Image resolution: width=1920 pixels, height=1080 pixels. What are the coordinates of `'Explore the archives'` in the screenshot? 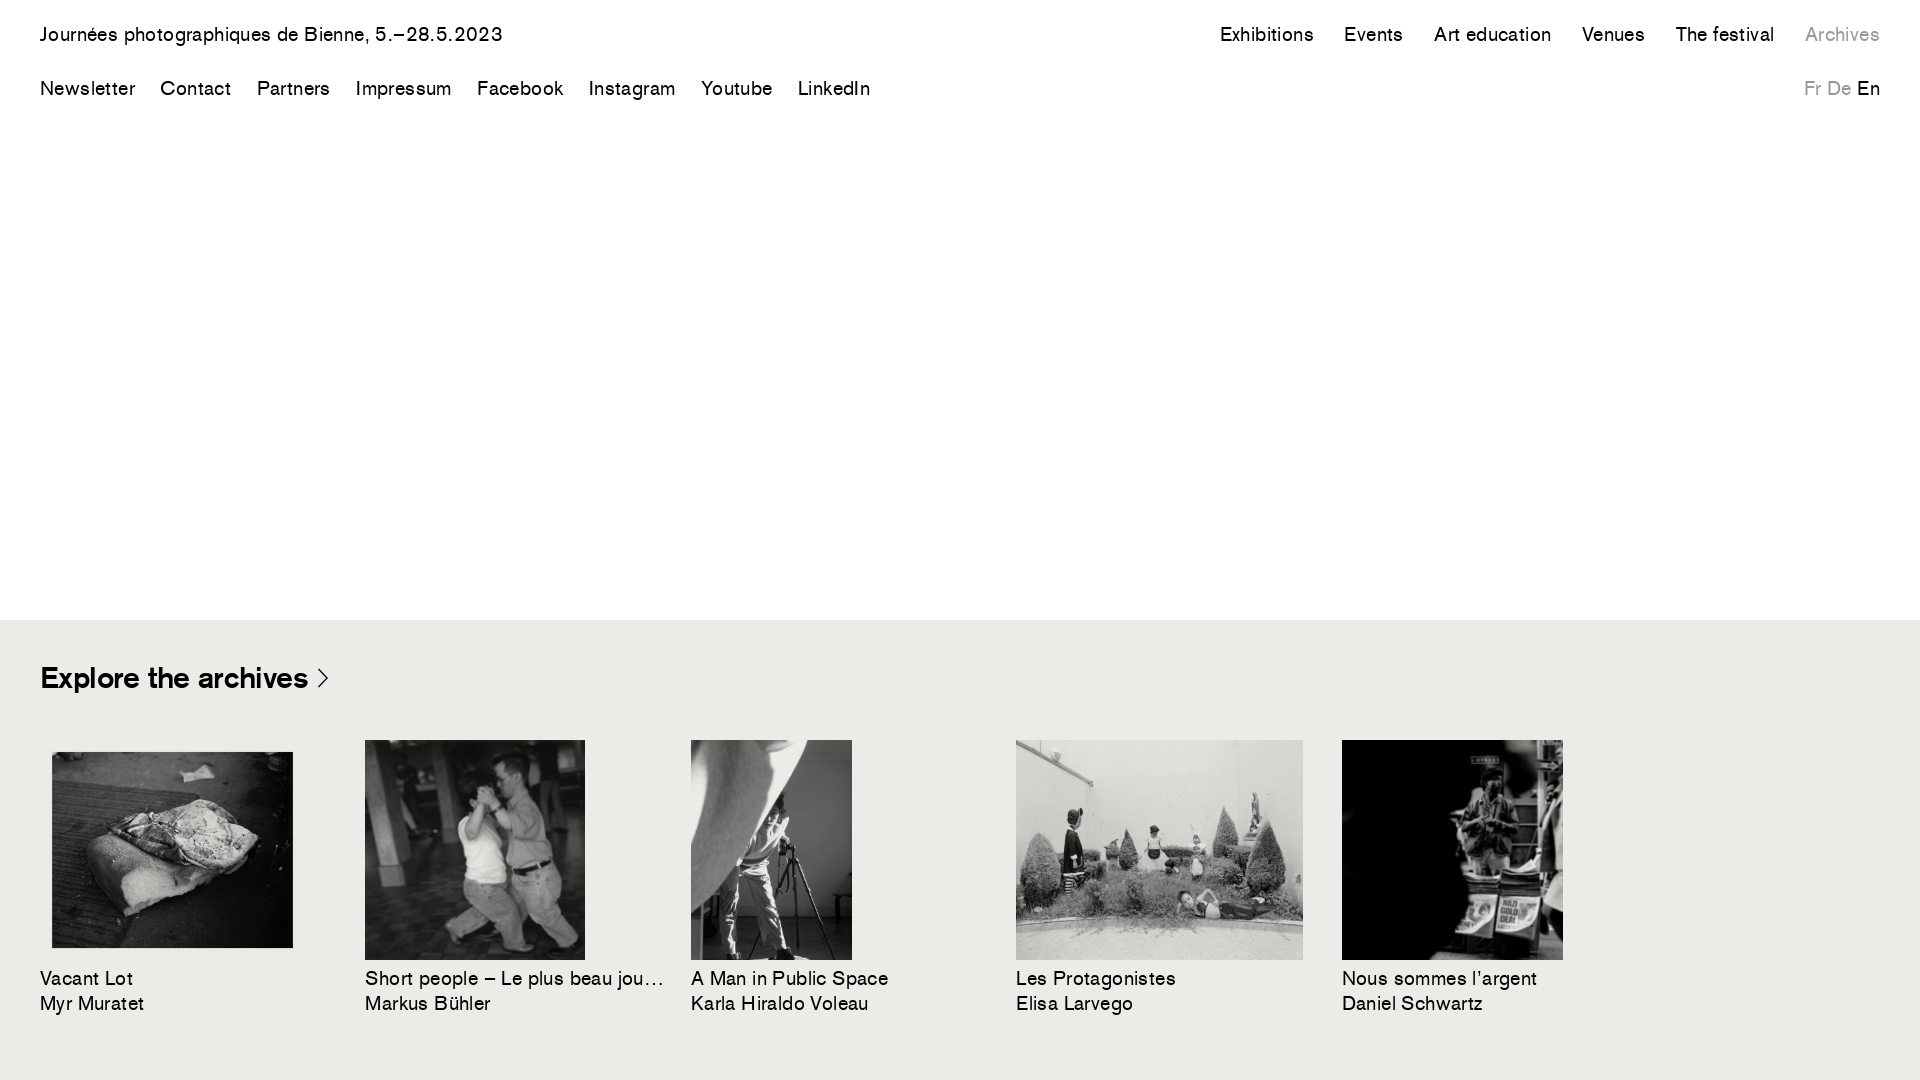 It's located at (185, 676).